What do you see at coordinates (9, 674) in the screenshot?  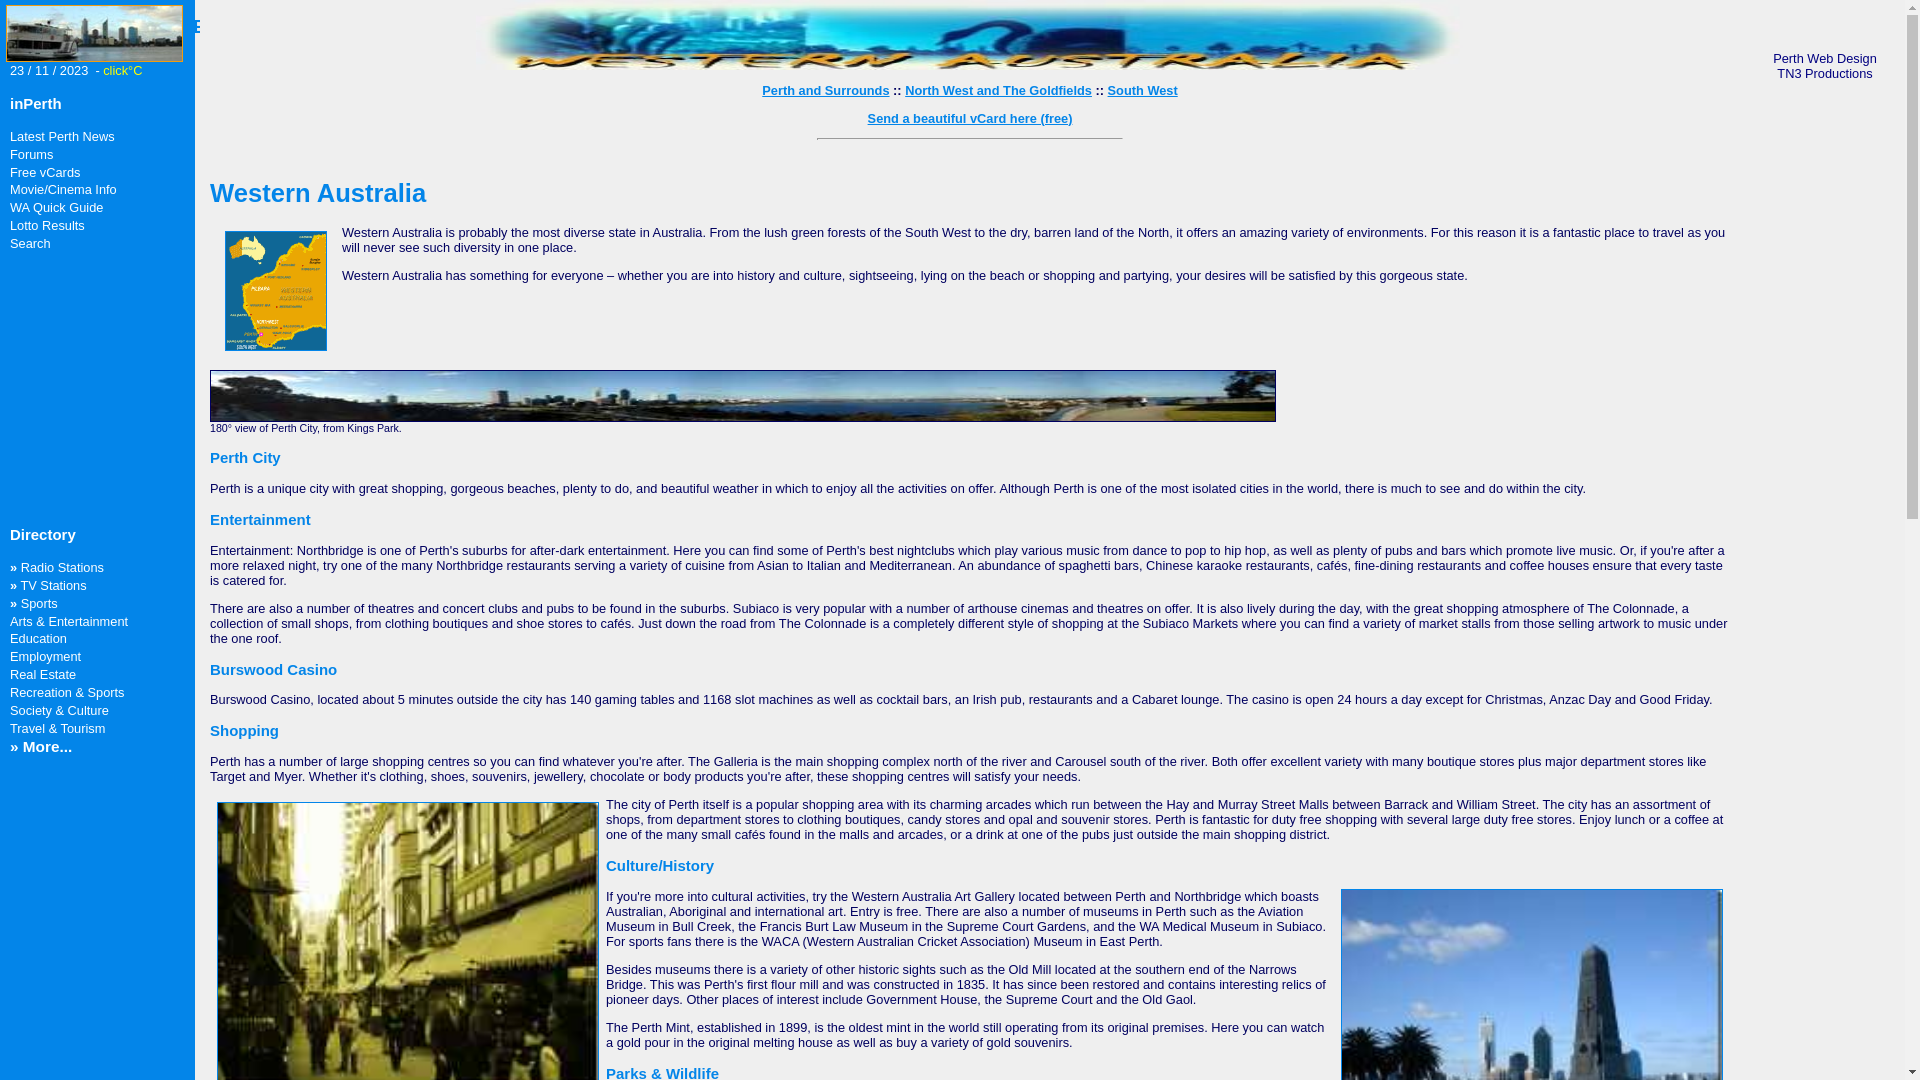 I see `'Real Estate'` at bounding box center [9, 674].